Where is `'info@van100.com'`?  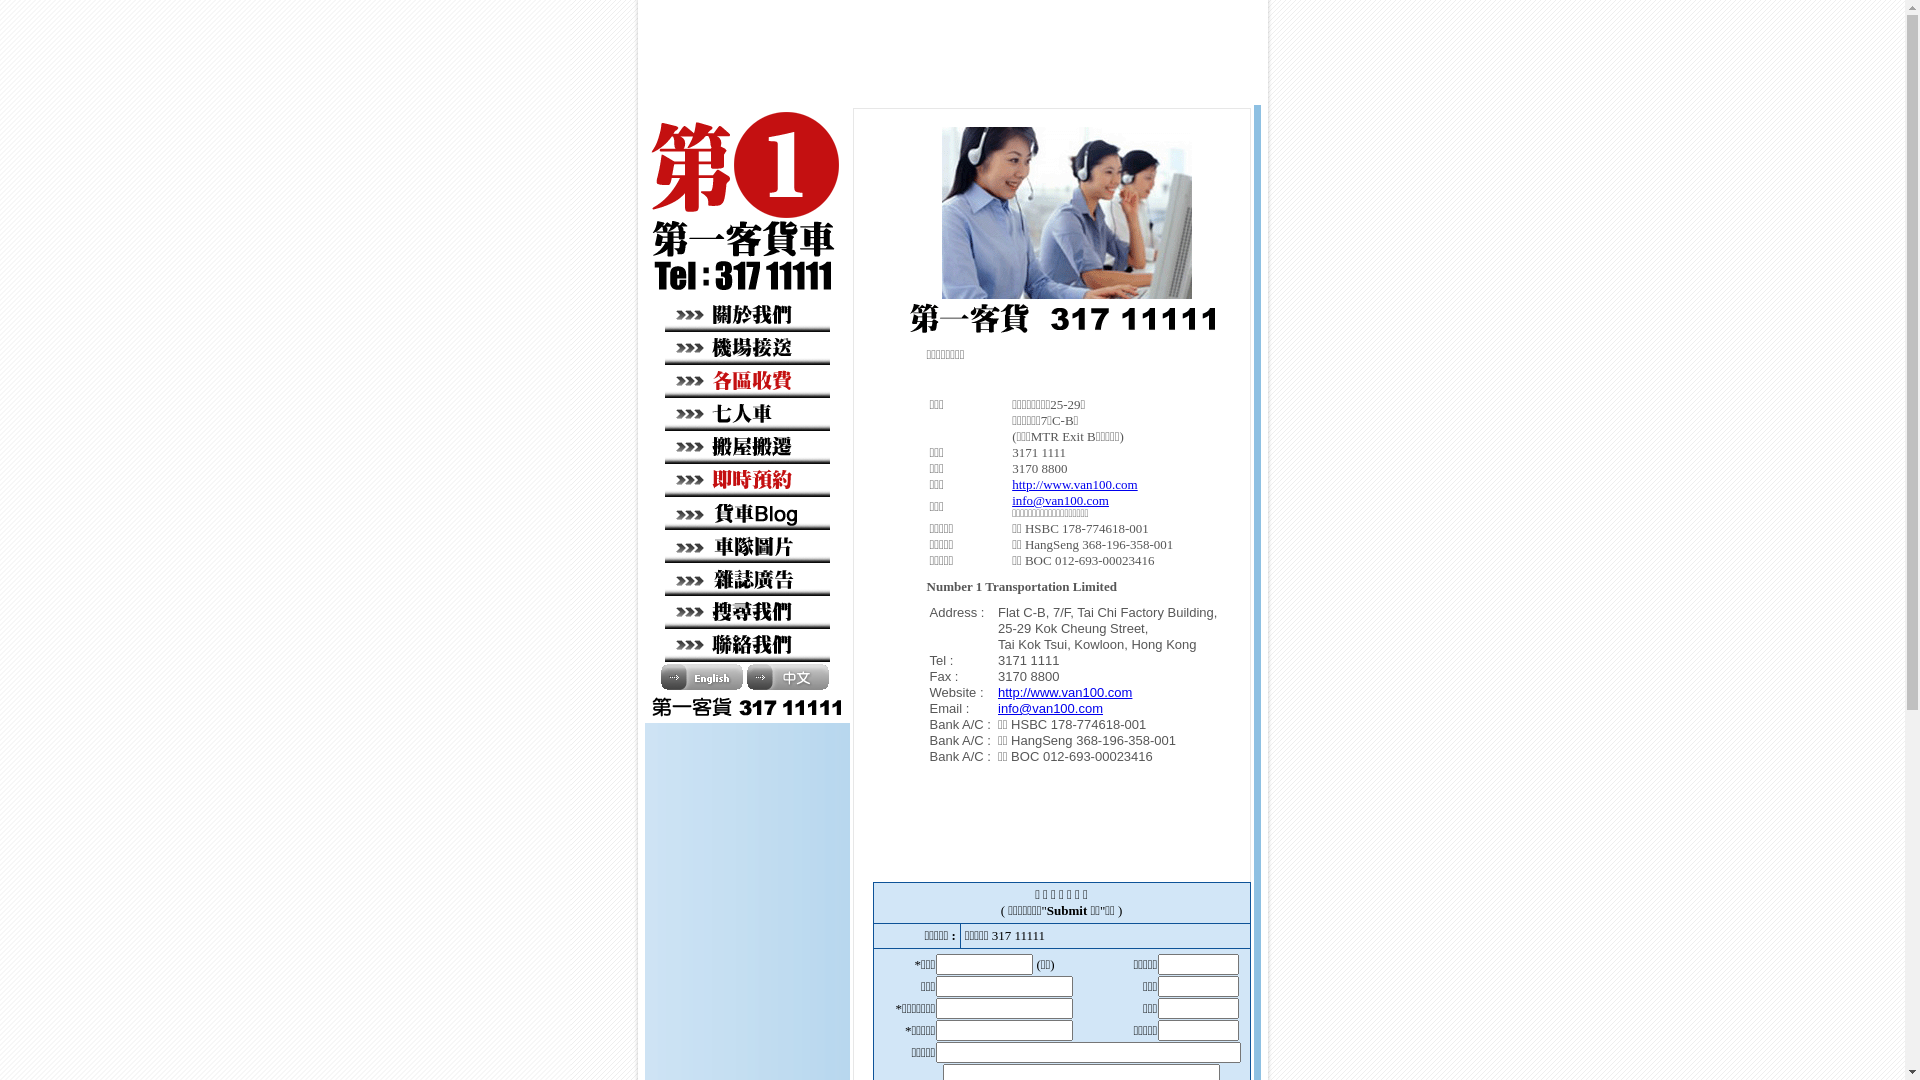
'info@van100.com' is located at coordinates (1049, 707).